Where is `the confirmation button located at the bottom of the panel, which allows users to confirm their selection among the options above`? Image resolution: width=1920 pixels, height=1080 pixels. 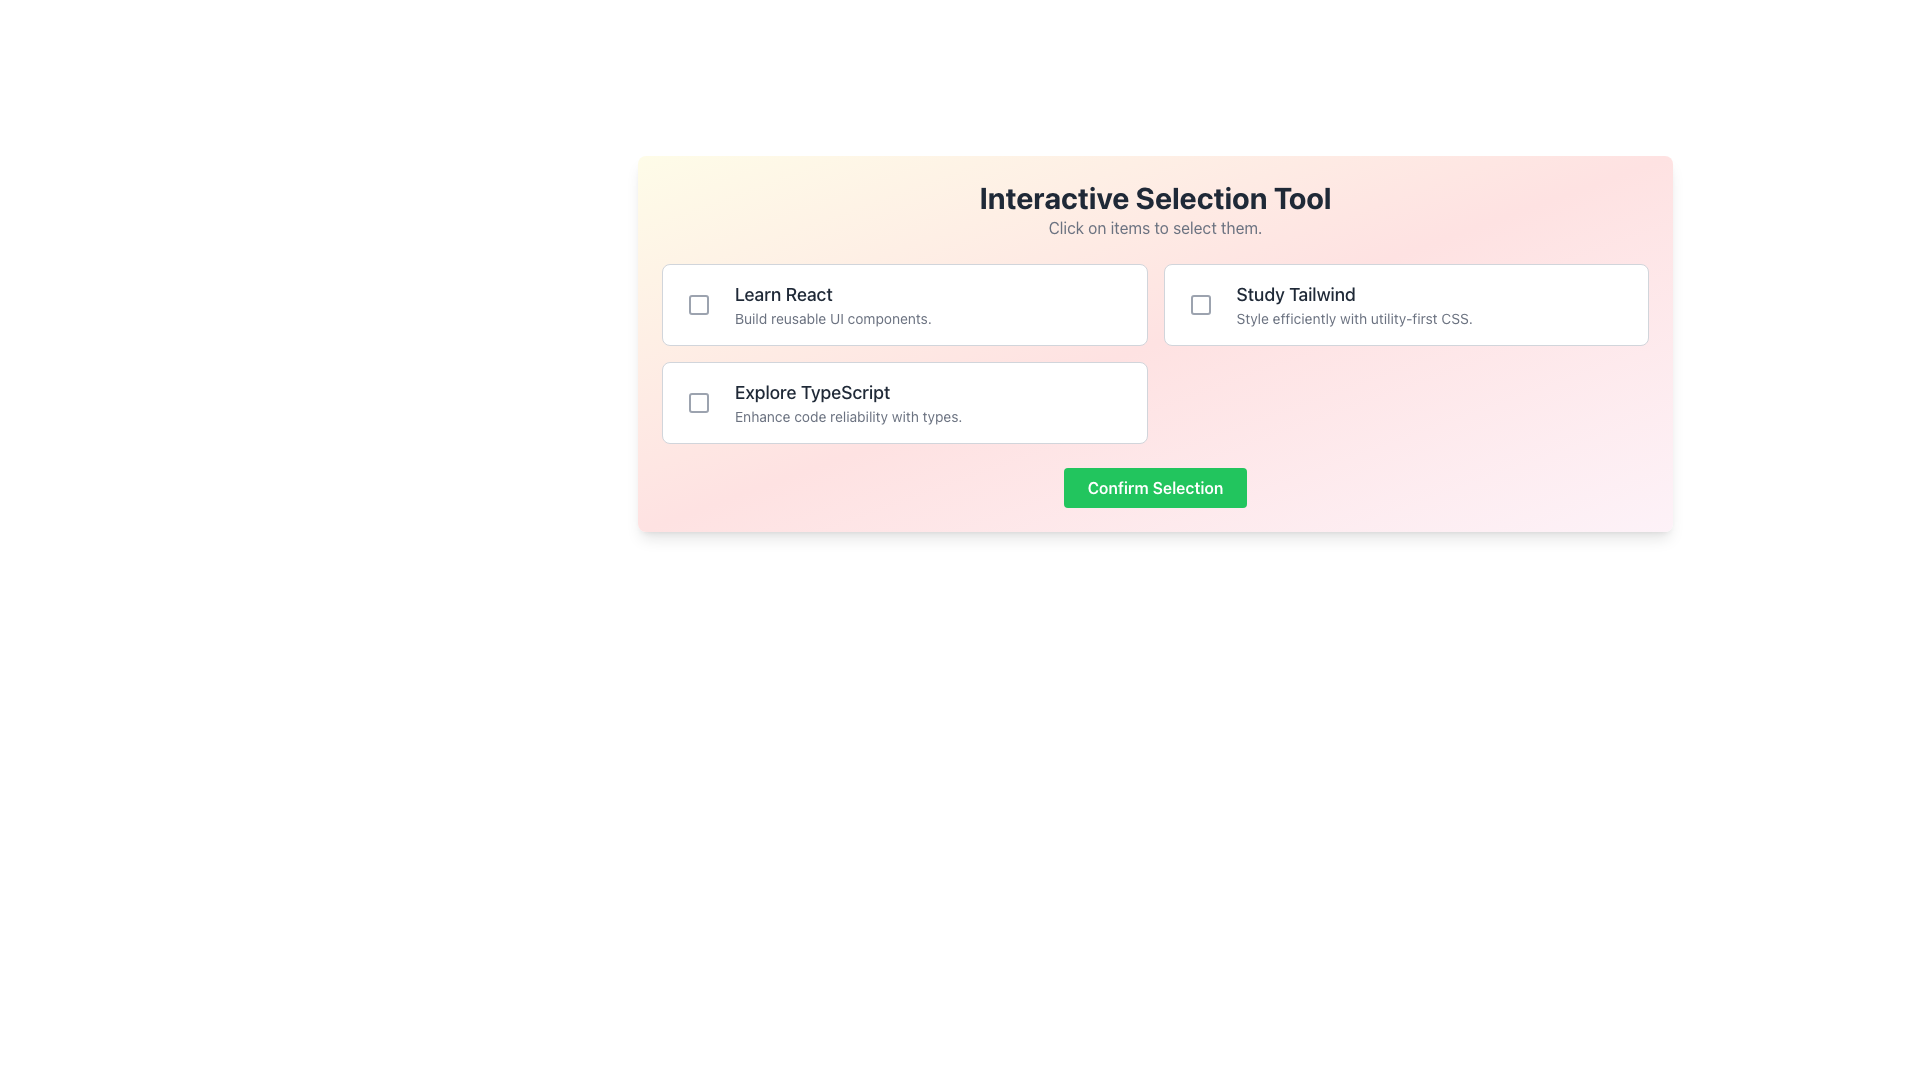 the confirmation button located at the bottom of the panel, which allows users to confirm their selection among the options above is located at coordinates (1155, 488).